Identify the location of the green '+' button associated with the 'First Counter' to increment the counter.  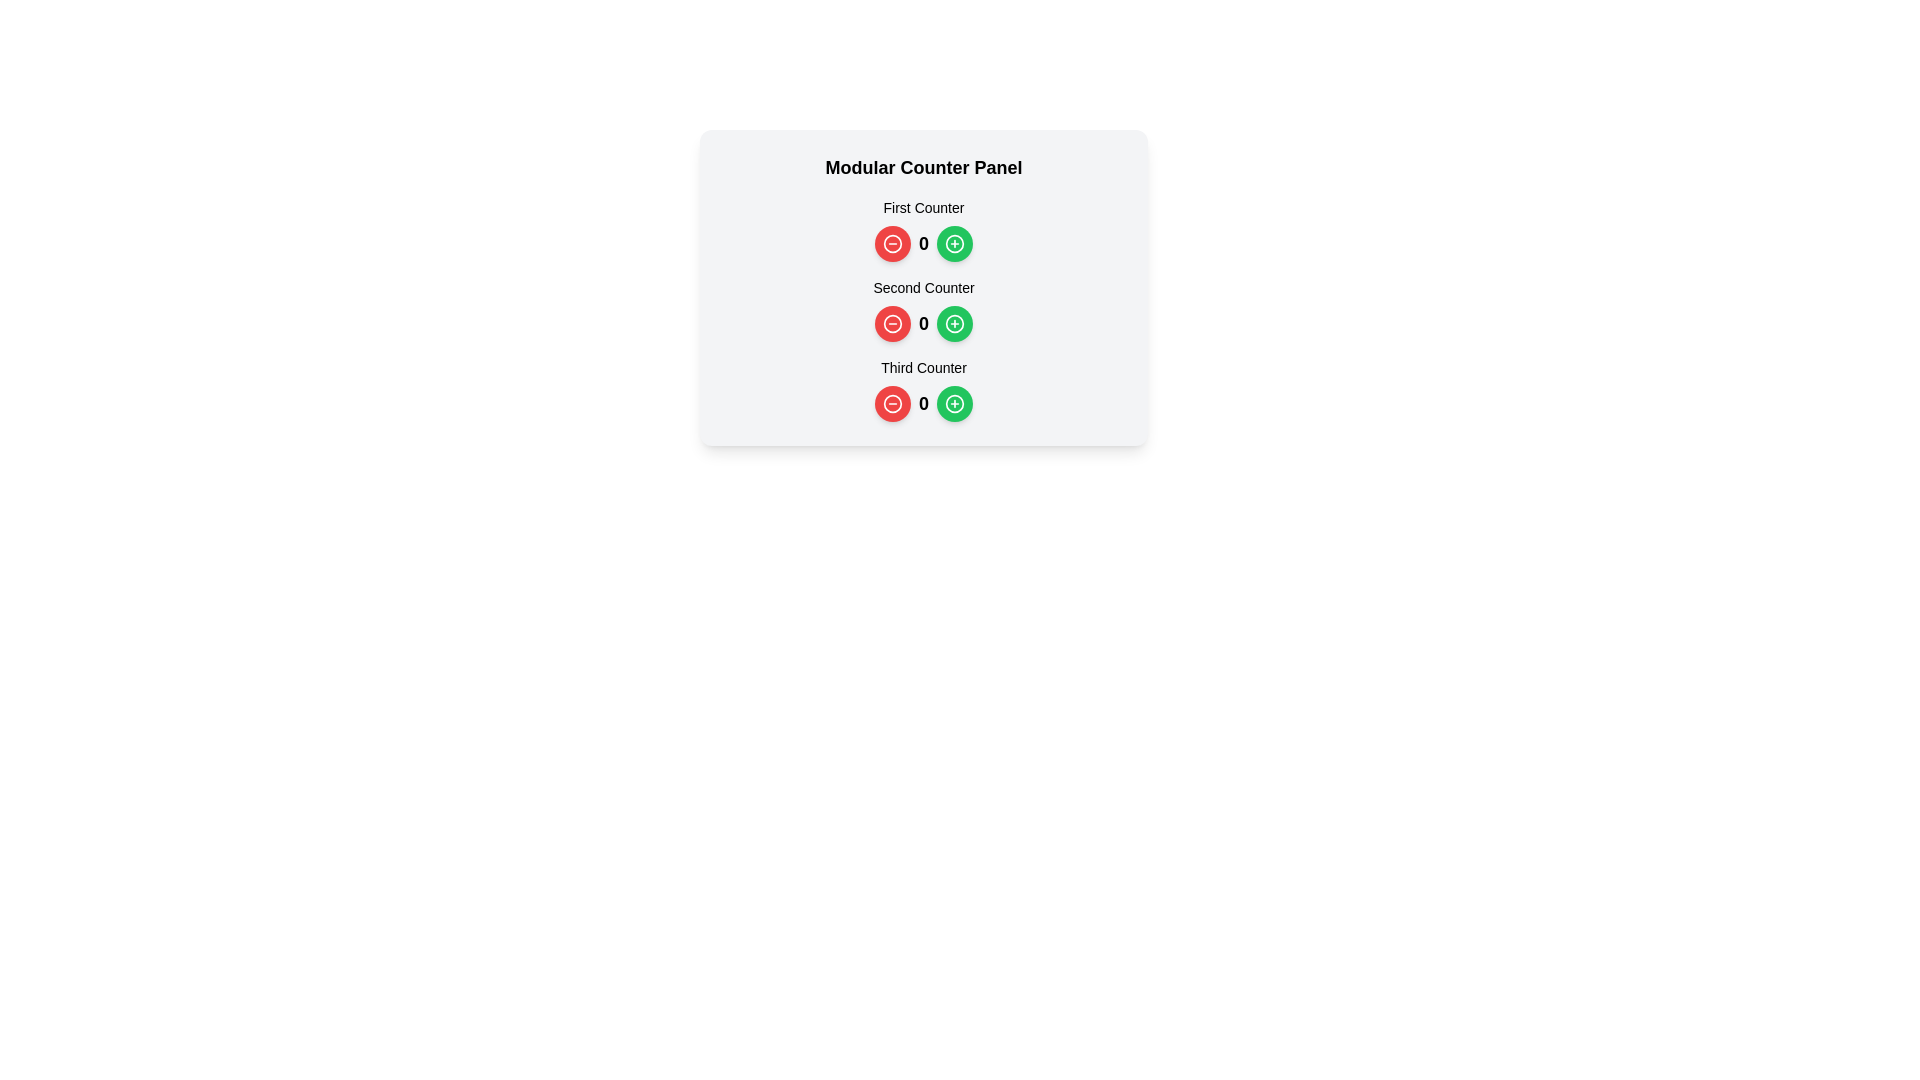
(954, 242).